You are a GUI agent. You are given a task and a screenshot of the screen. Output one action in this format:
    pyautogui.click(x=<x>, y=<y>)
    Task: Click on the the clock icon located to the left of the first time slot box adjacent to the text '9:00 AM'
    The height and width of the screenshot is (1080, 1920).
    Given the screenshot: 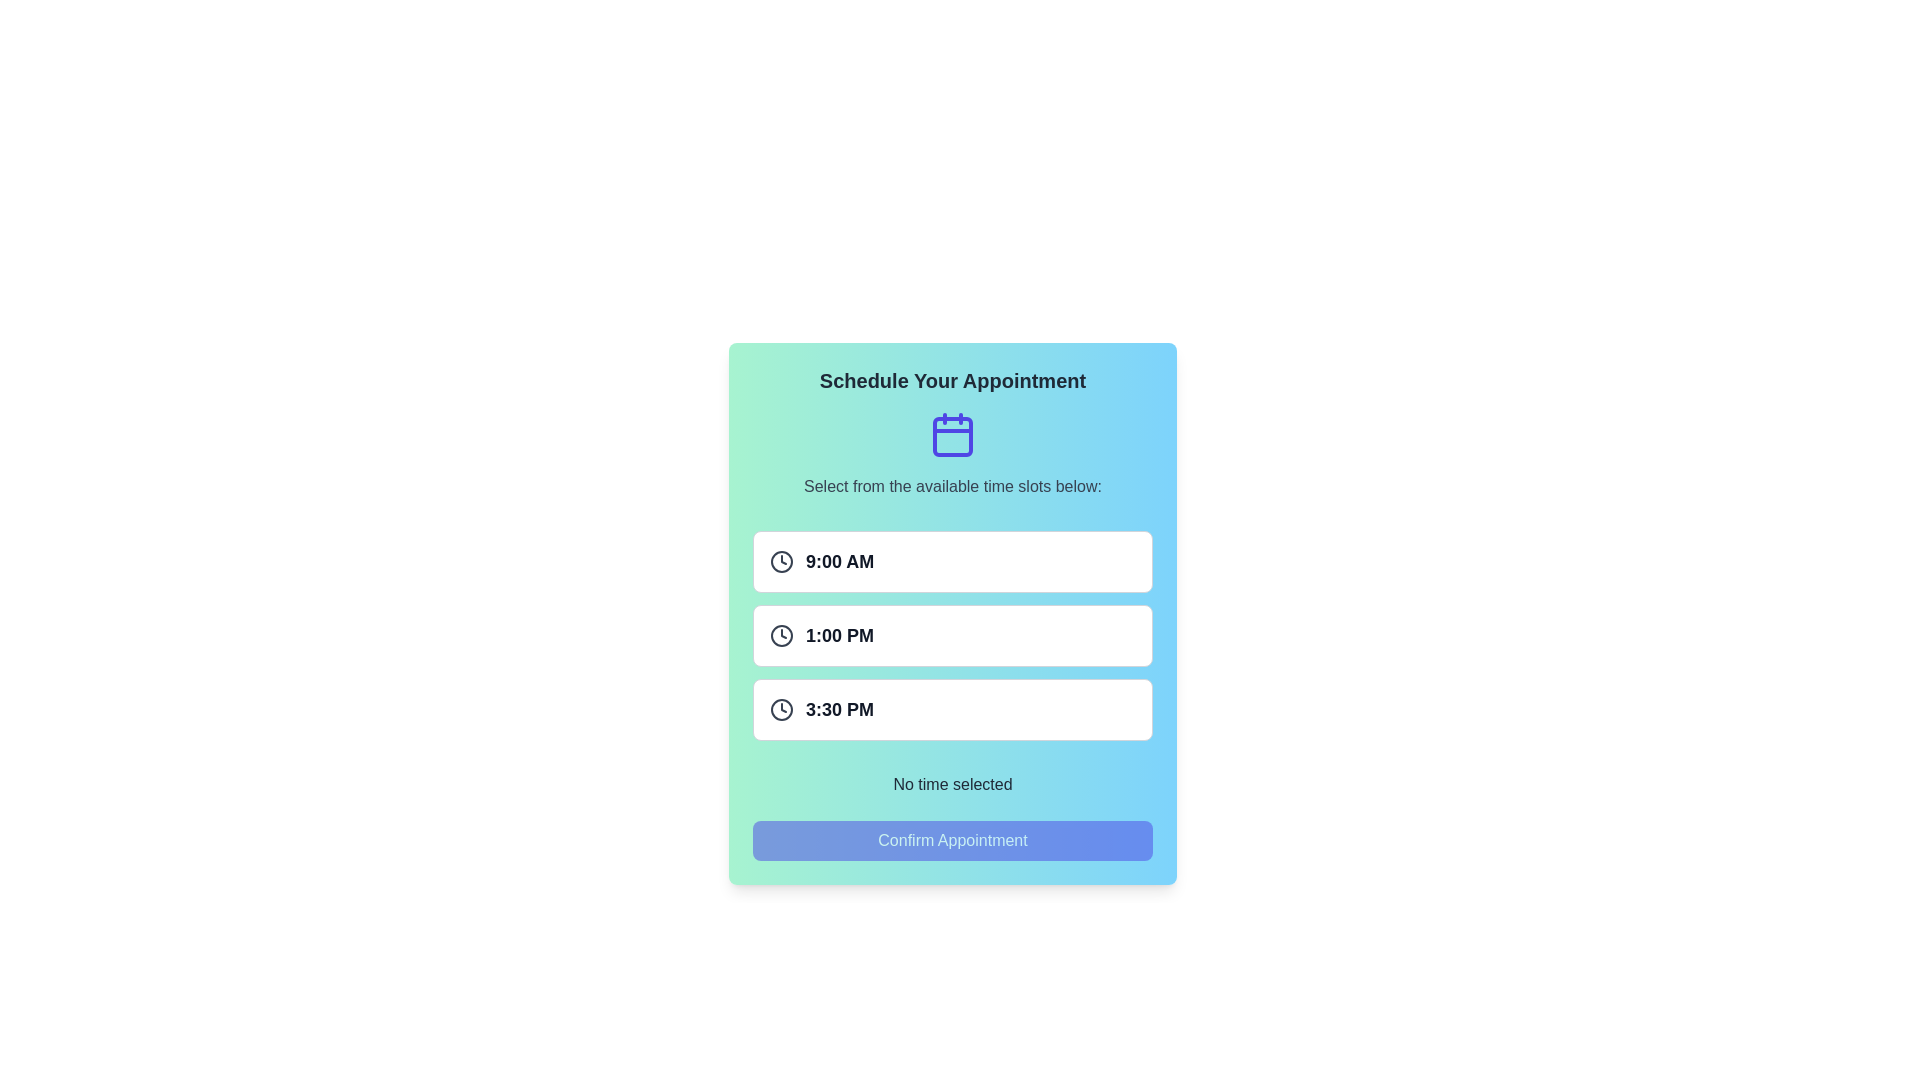 What is the action you would take?
    pyautogui.click(x=781, y=562)
    